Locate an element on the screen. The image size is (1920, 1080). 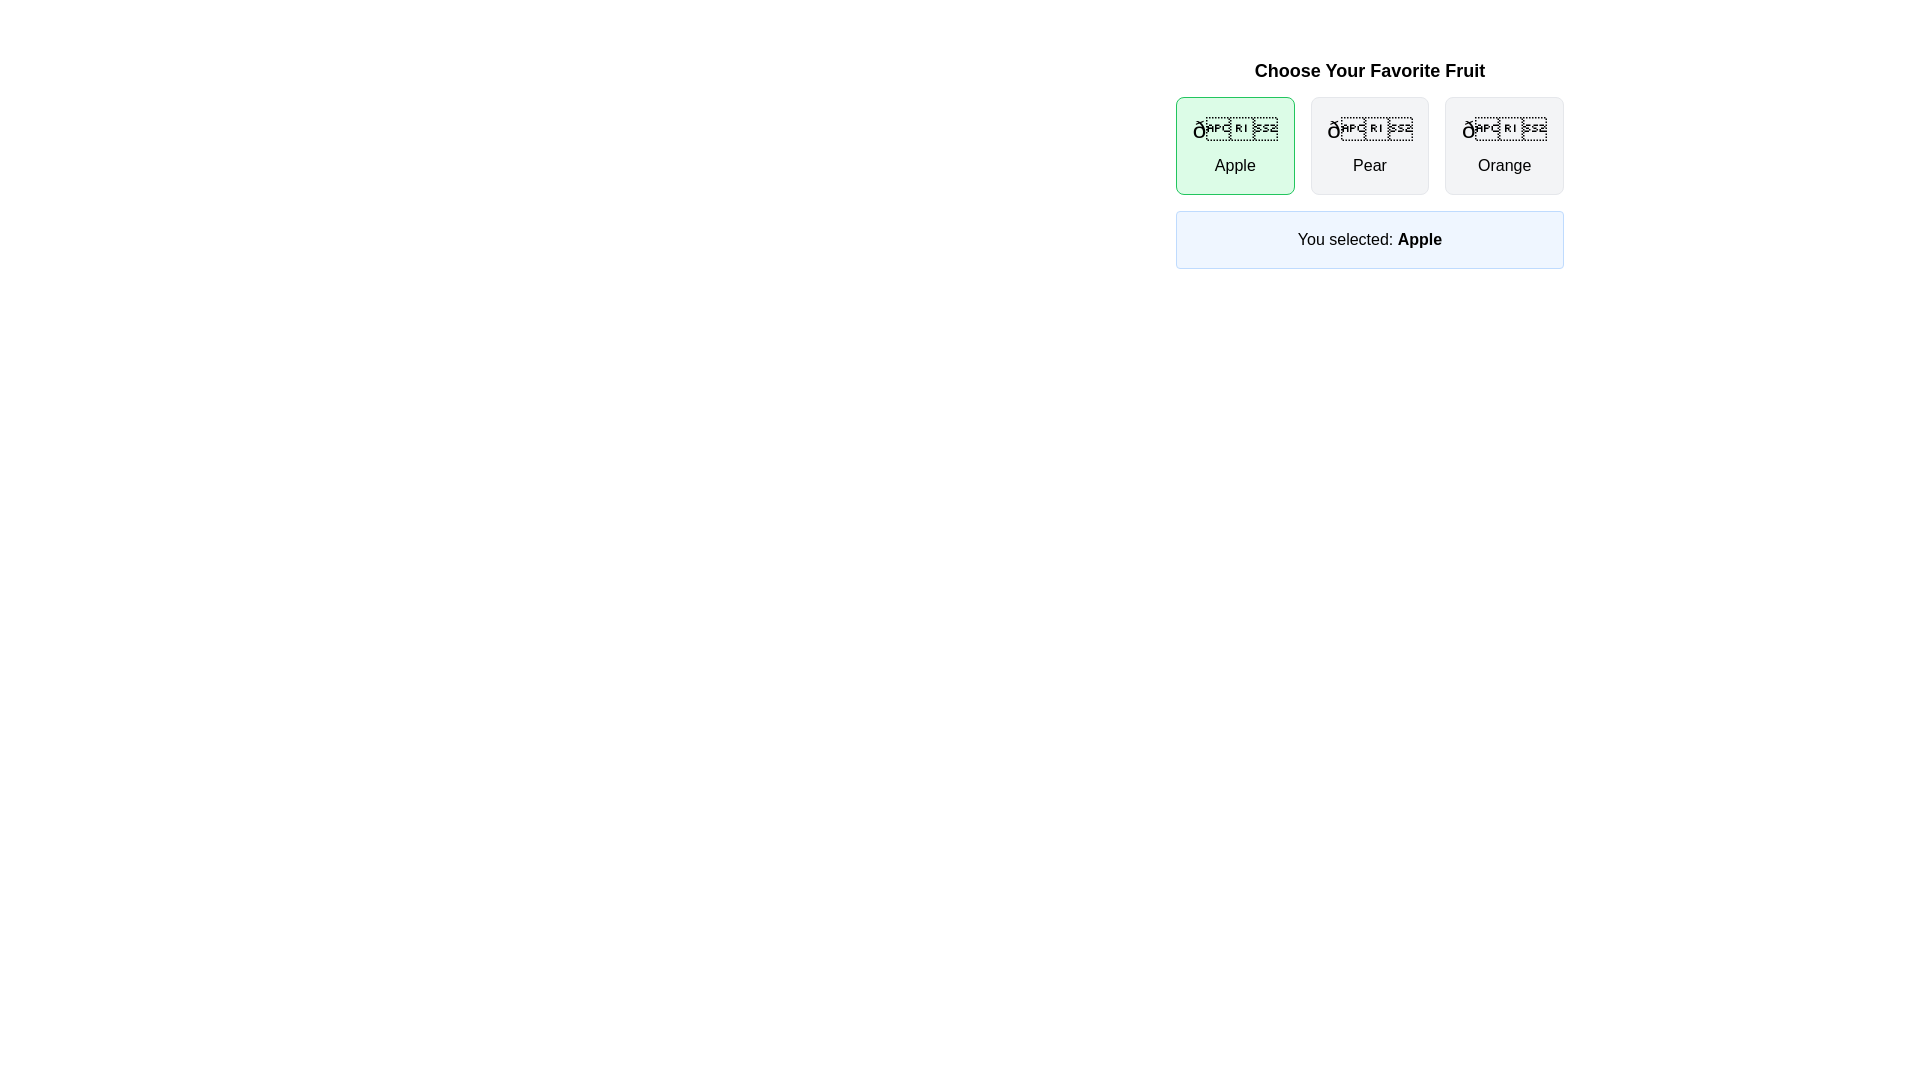
the Apple icon, which serves as a visual representation of the 'Apple' option in the selection interface, positioned above the text label 'Apple' is located at coordinates (1234, 130).